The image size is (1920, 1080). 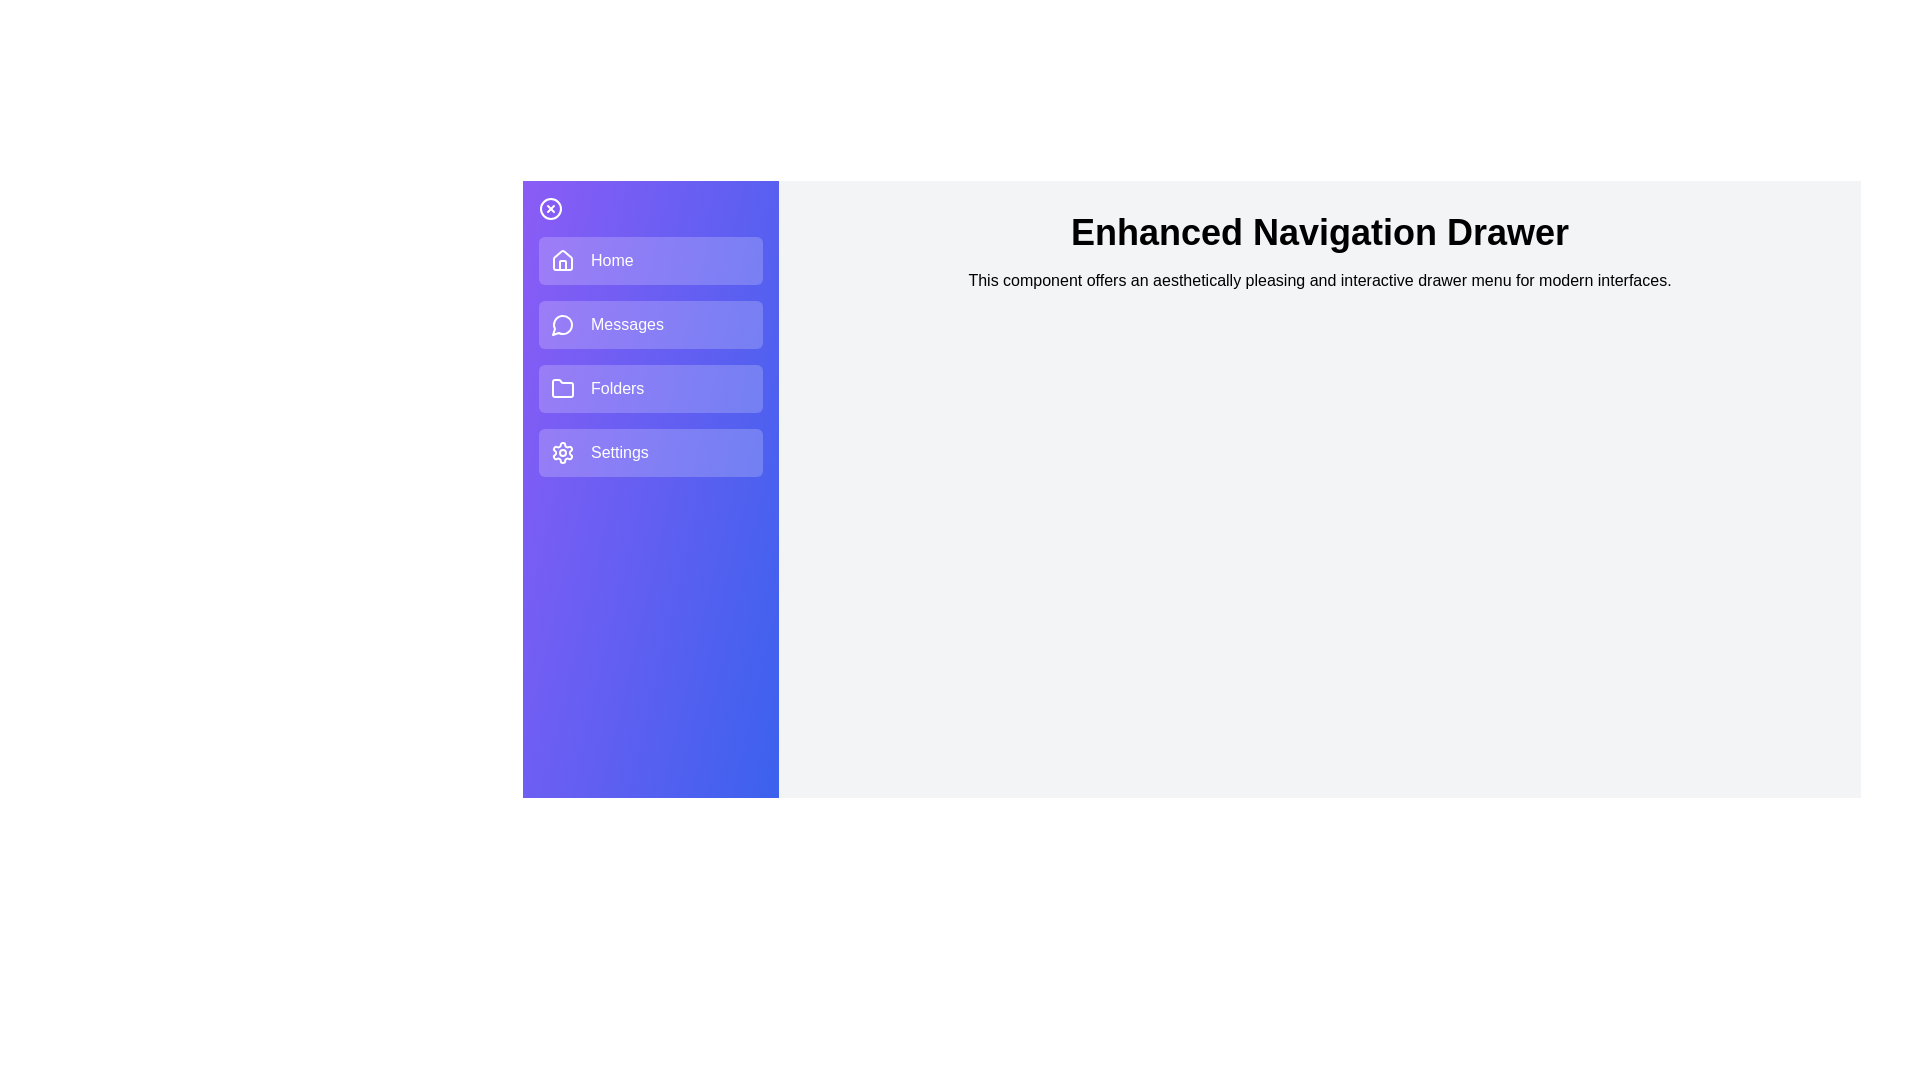 What do you see at coordinates (551, 208) in the screenshot?
I see `toggle button at the top-left corner of the navigation drawer to toggle its state` at bounding box center [551, 208].